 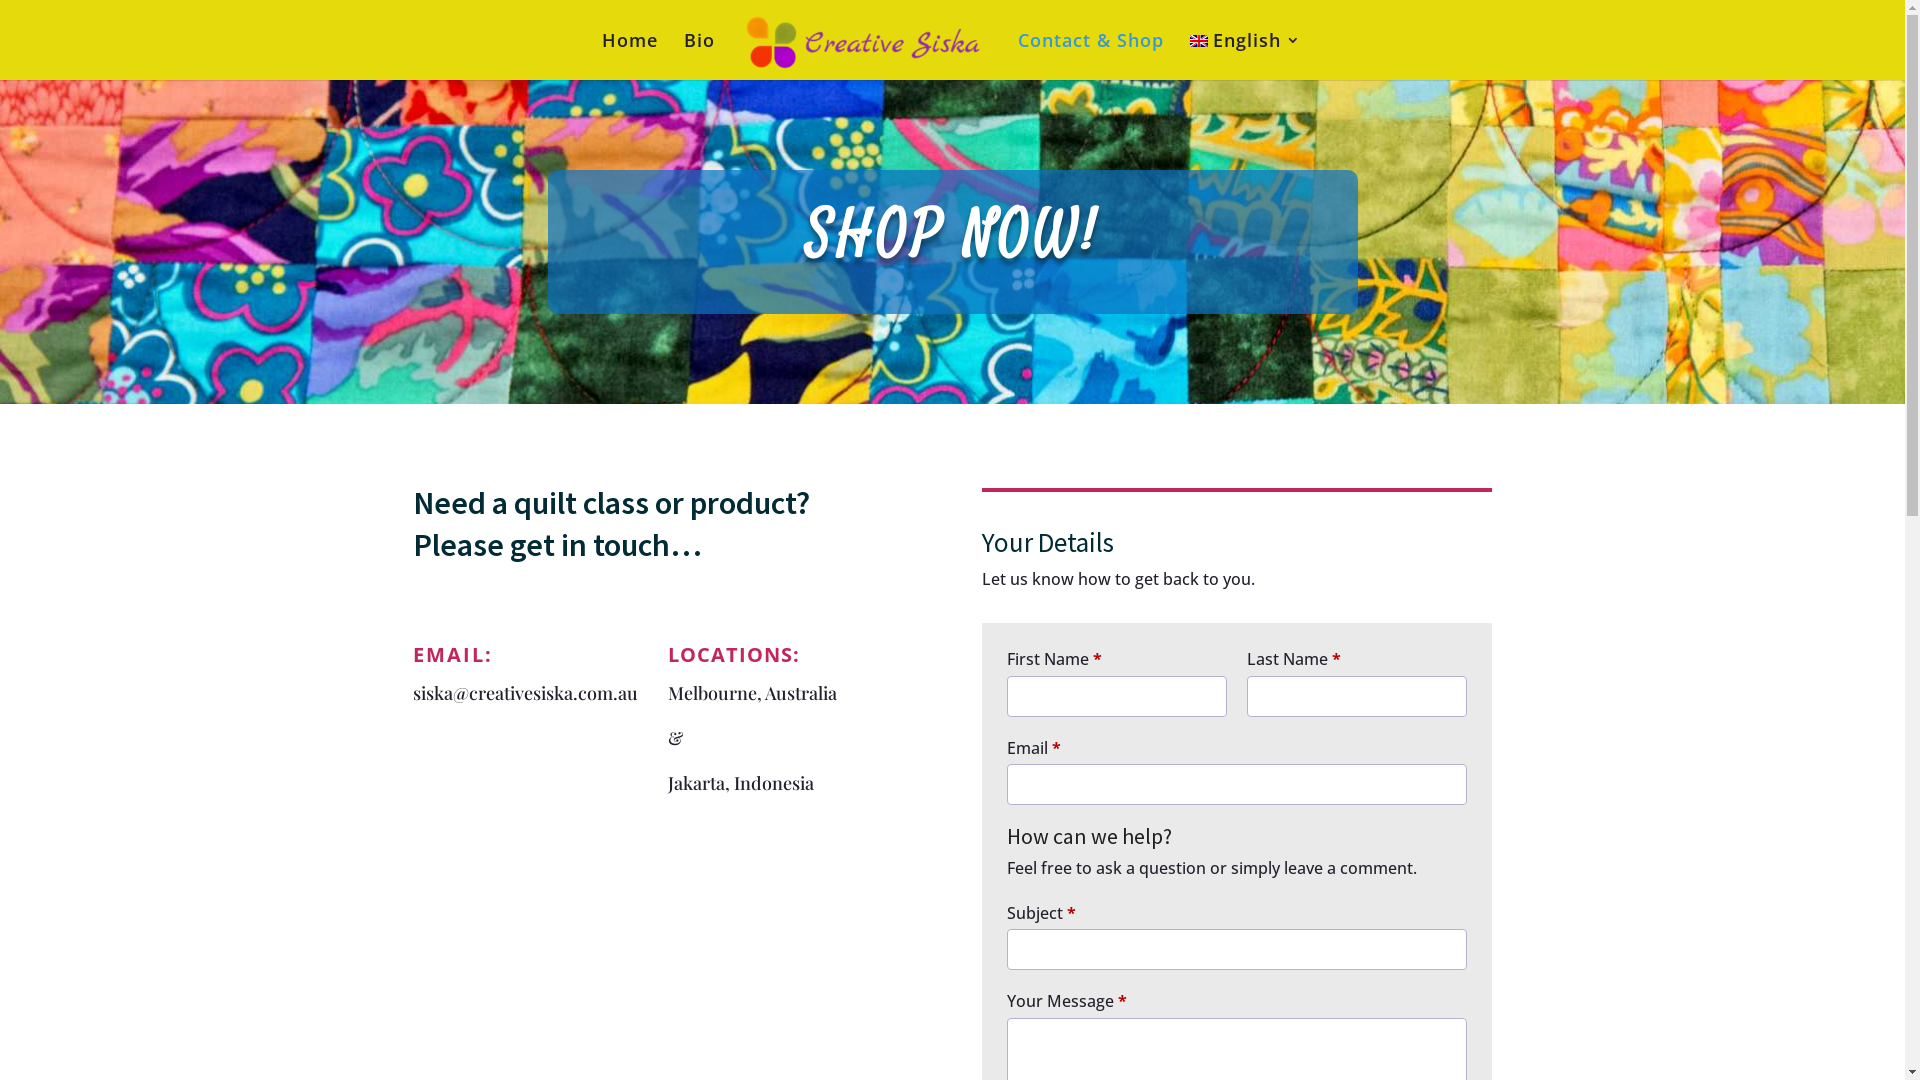 I want to click on 'Contact & Shop', so click(x=1089, y=55).